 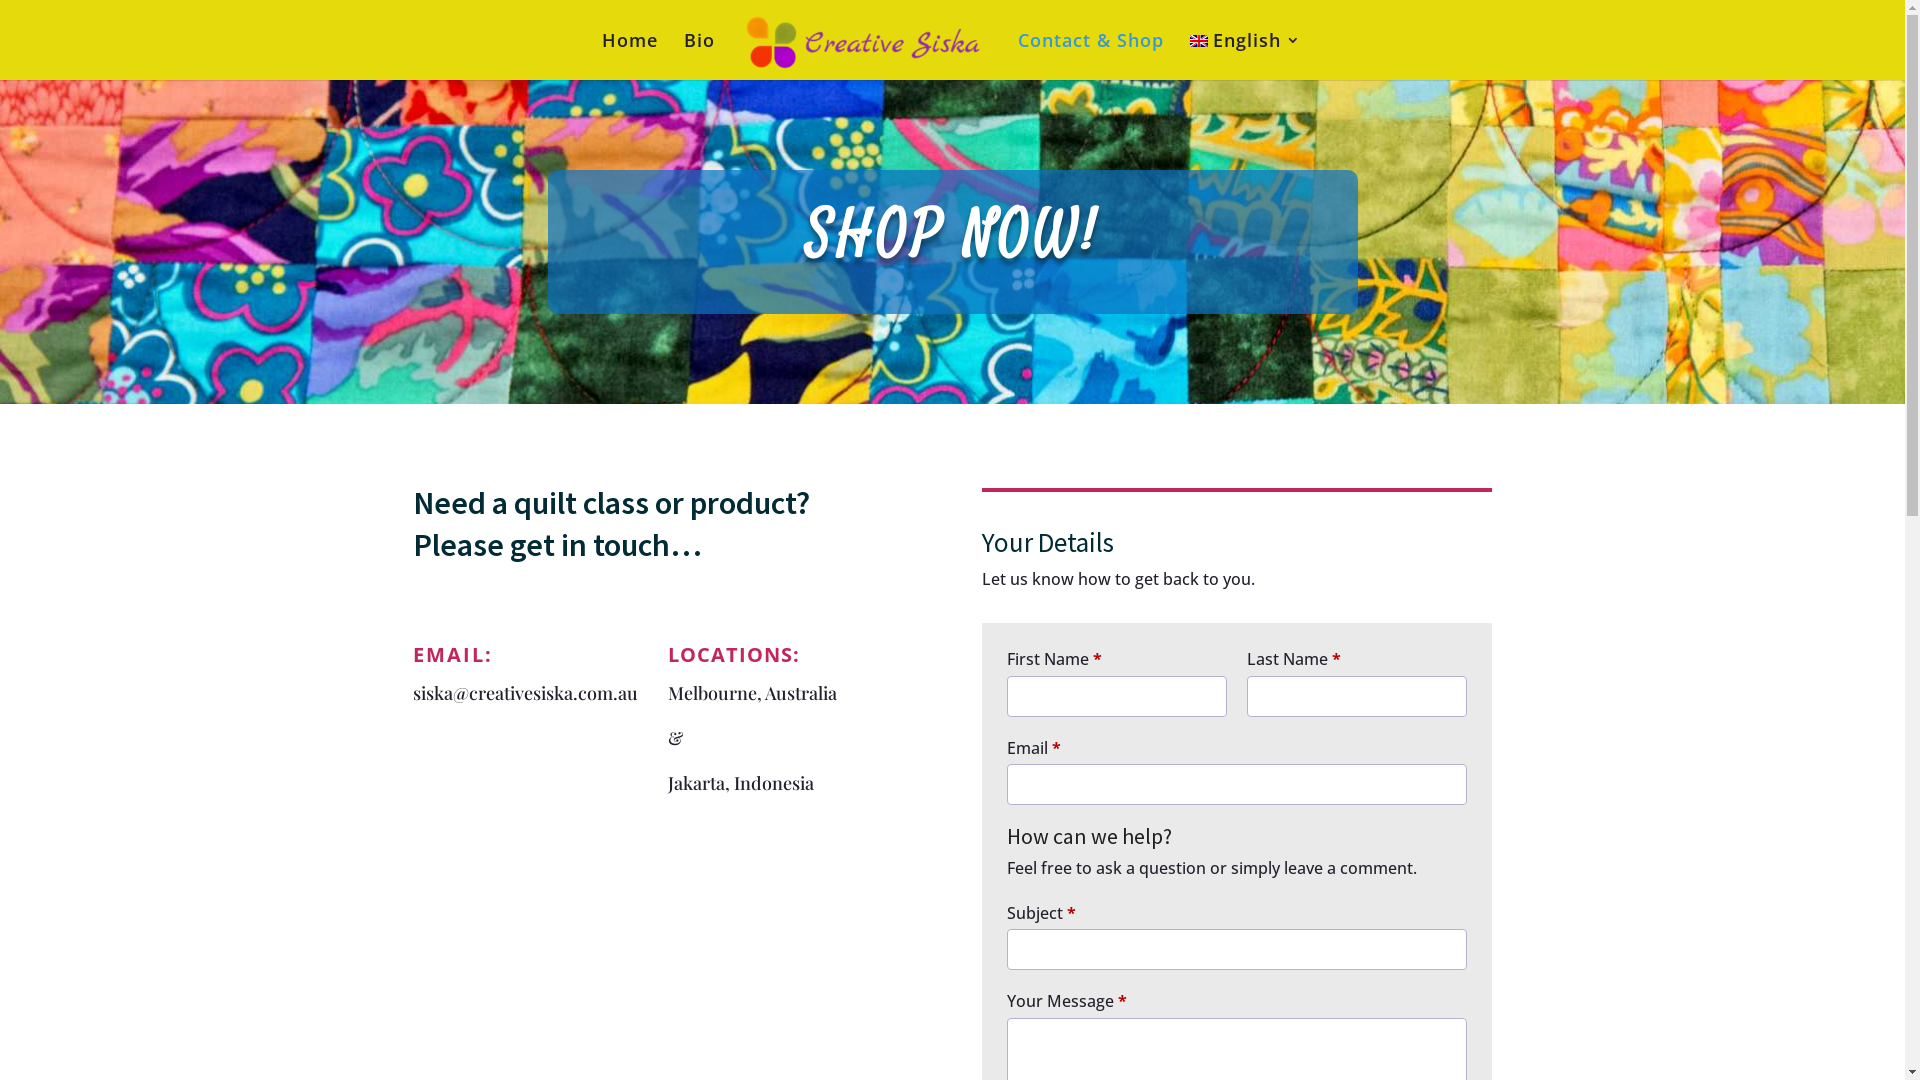 I want to click on 'Contact & Shop', so click(x=1089, y=55).